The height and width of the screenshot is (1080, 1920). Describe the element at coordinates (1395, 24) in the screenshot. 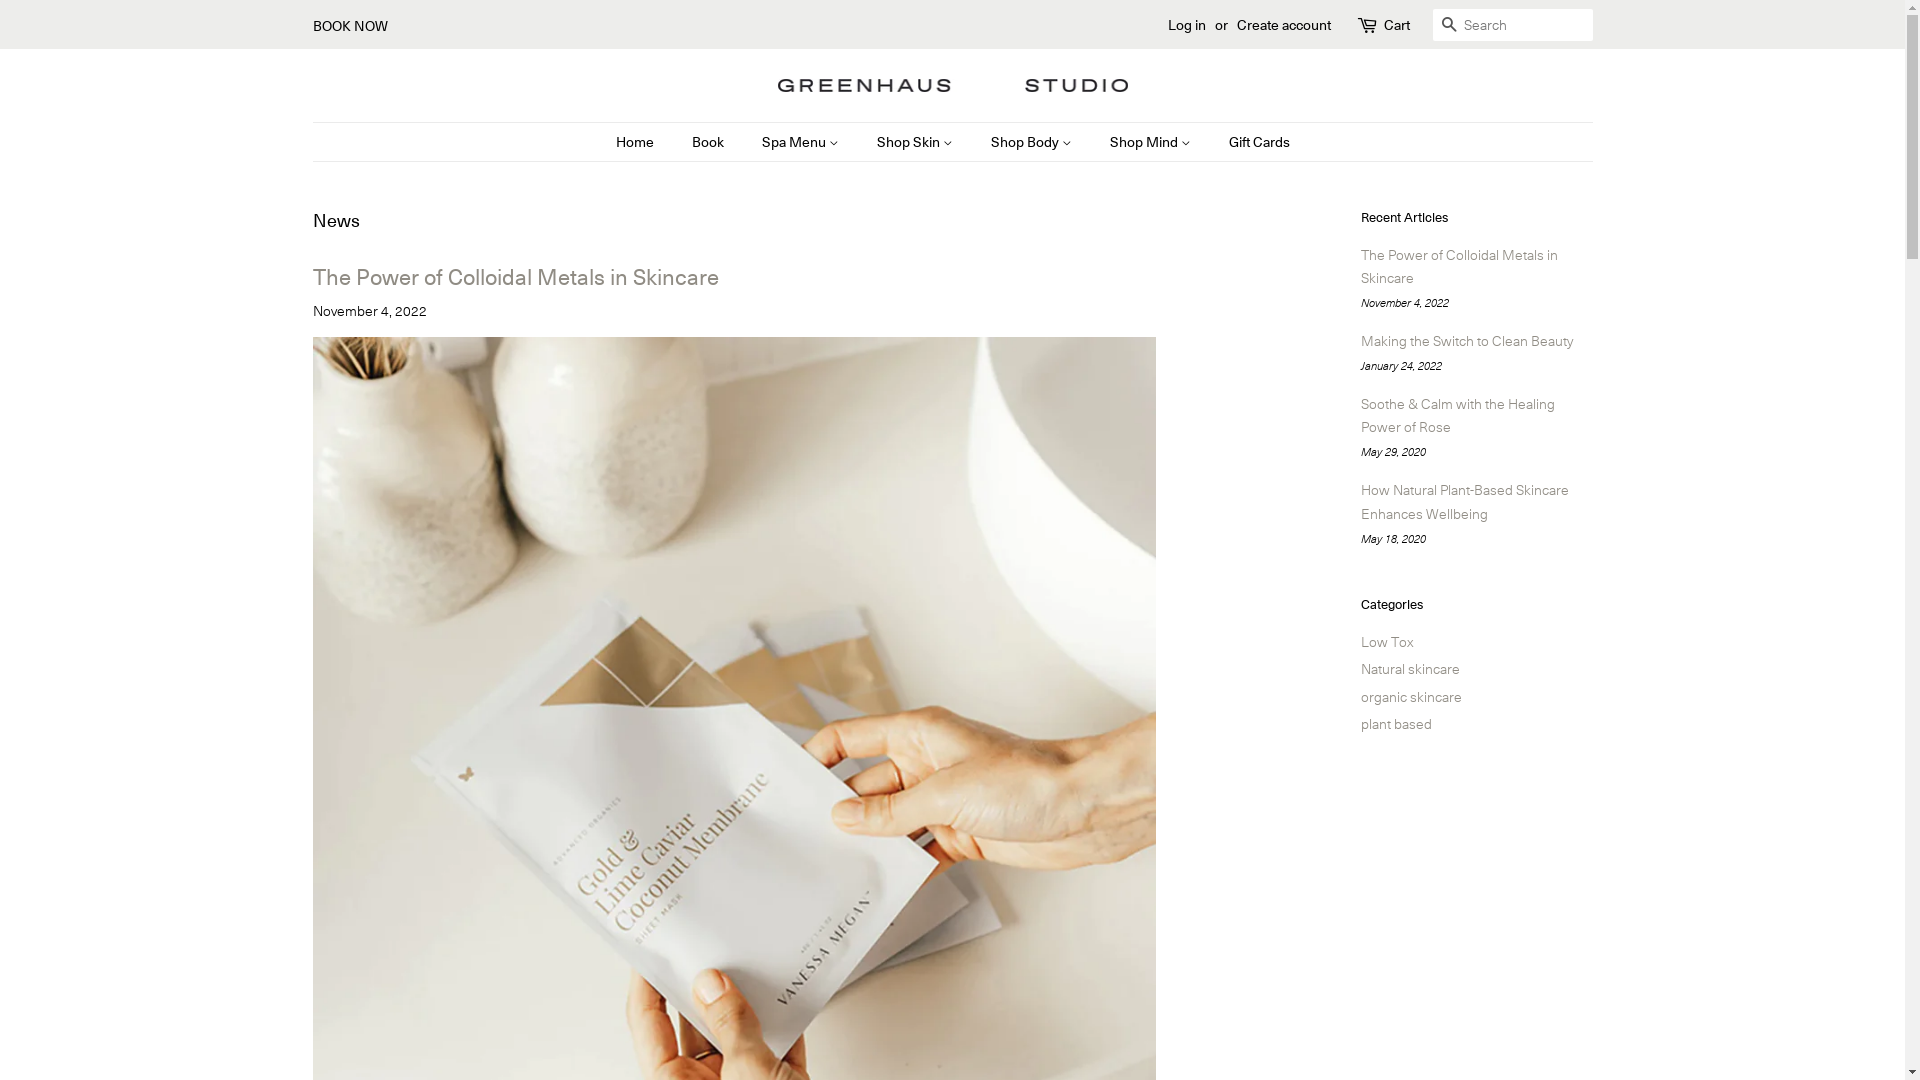

I see `'Cart'` at that location.